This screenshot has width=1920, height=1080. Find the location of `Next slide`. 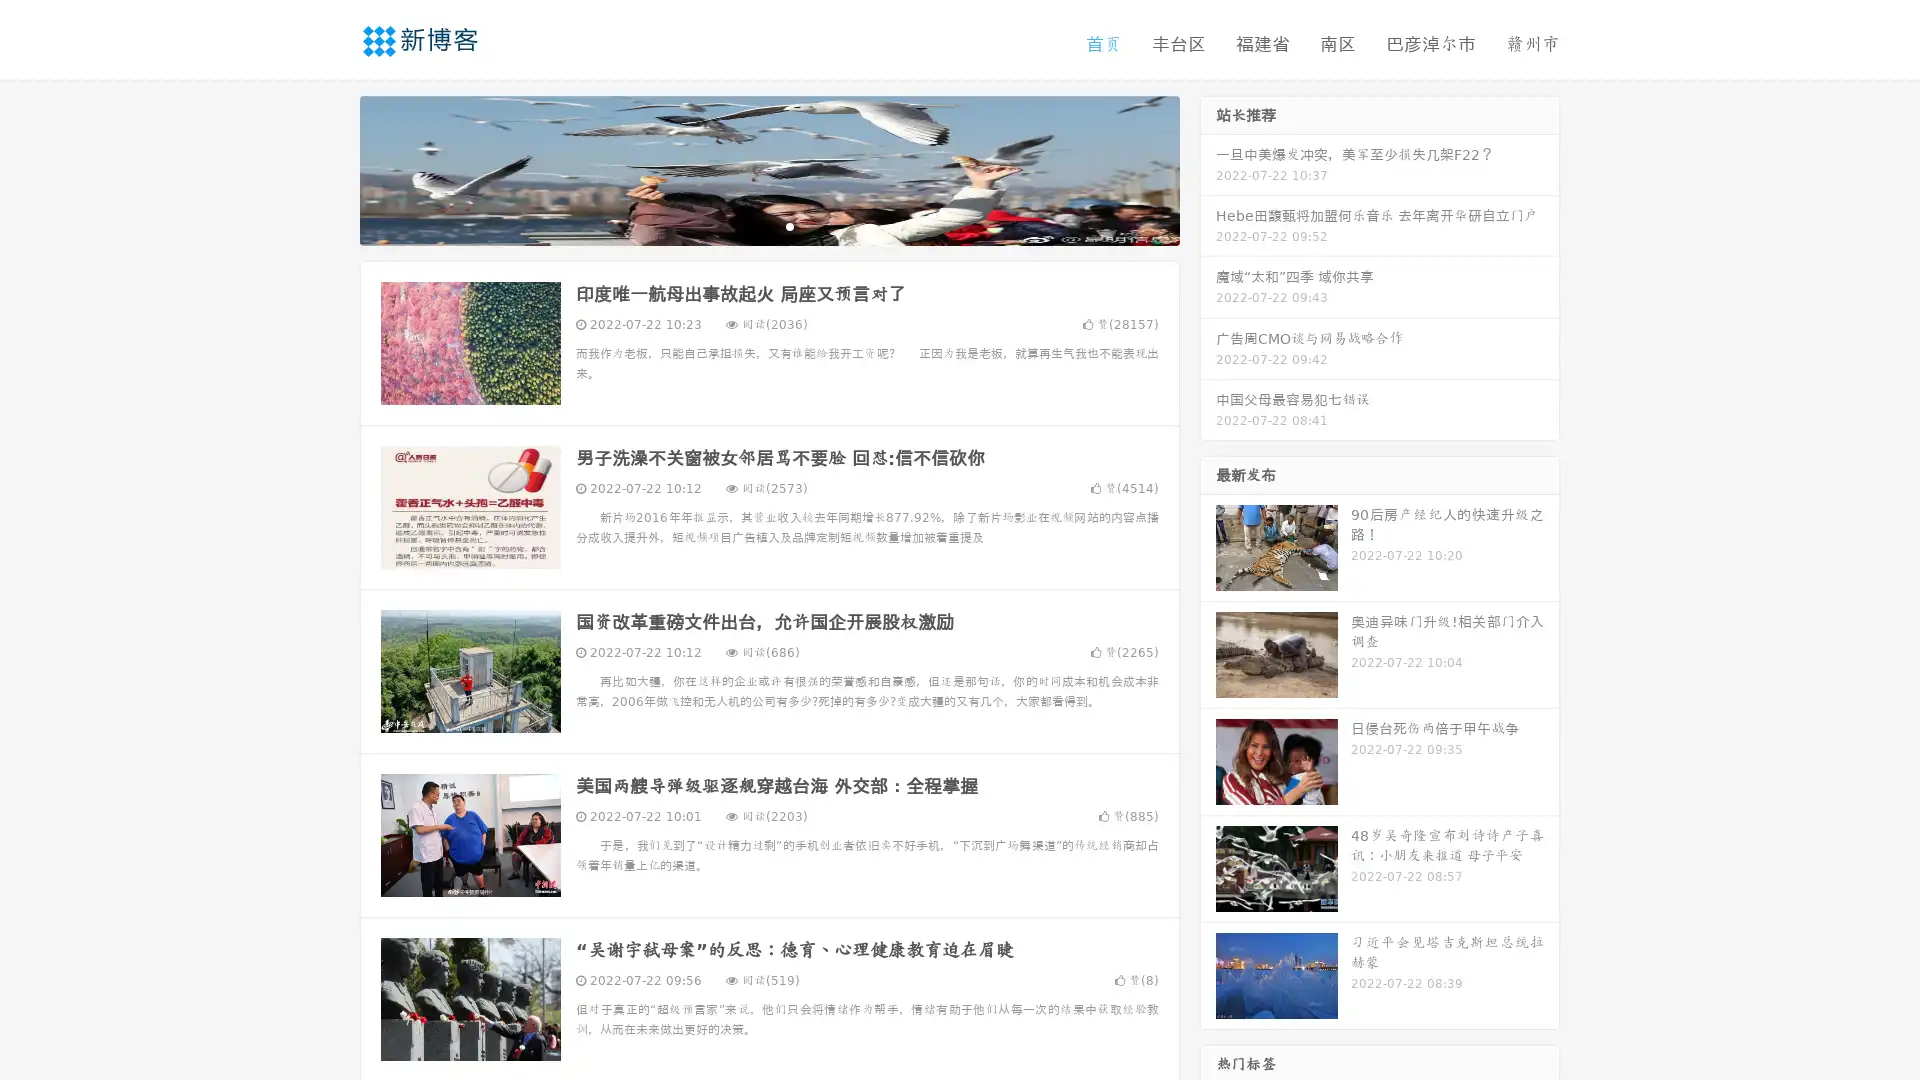

Next slide is located at coordinates (1208, 168).